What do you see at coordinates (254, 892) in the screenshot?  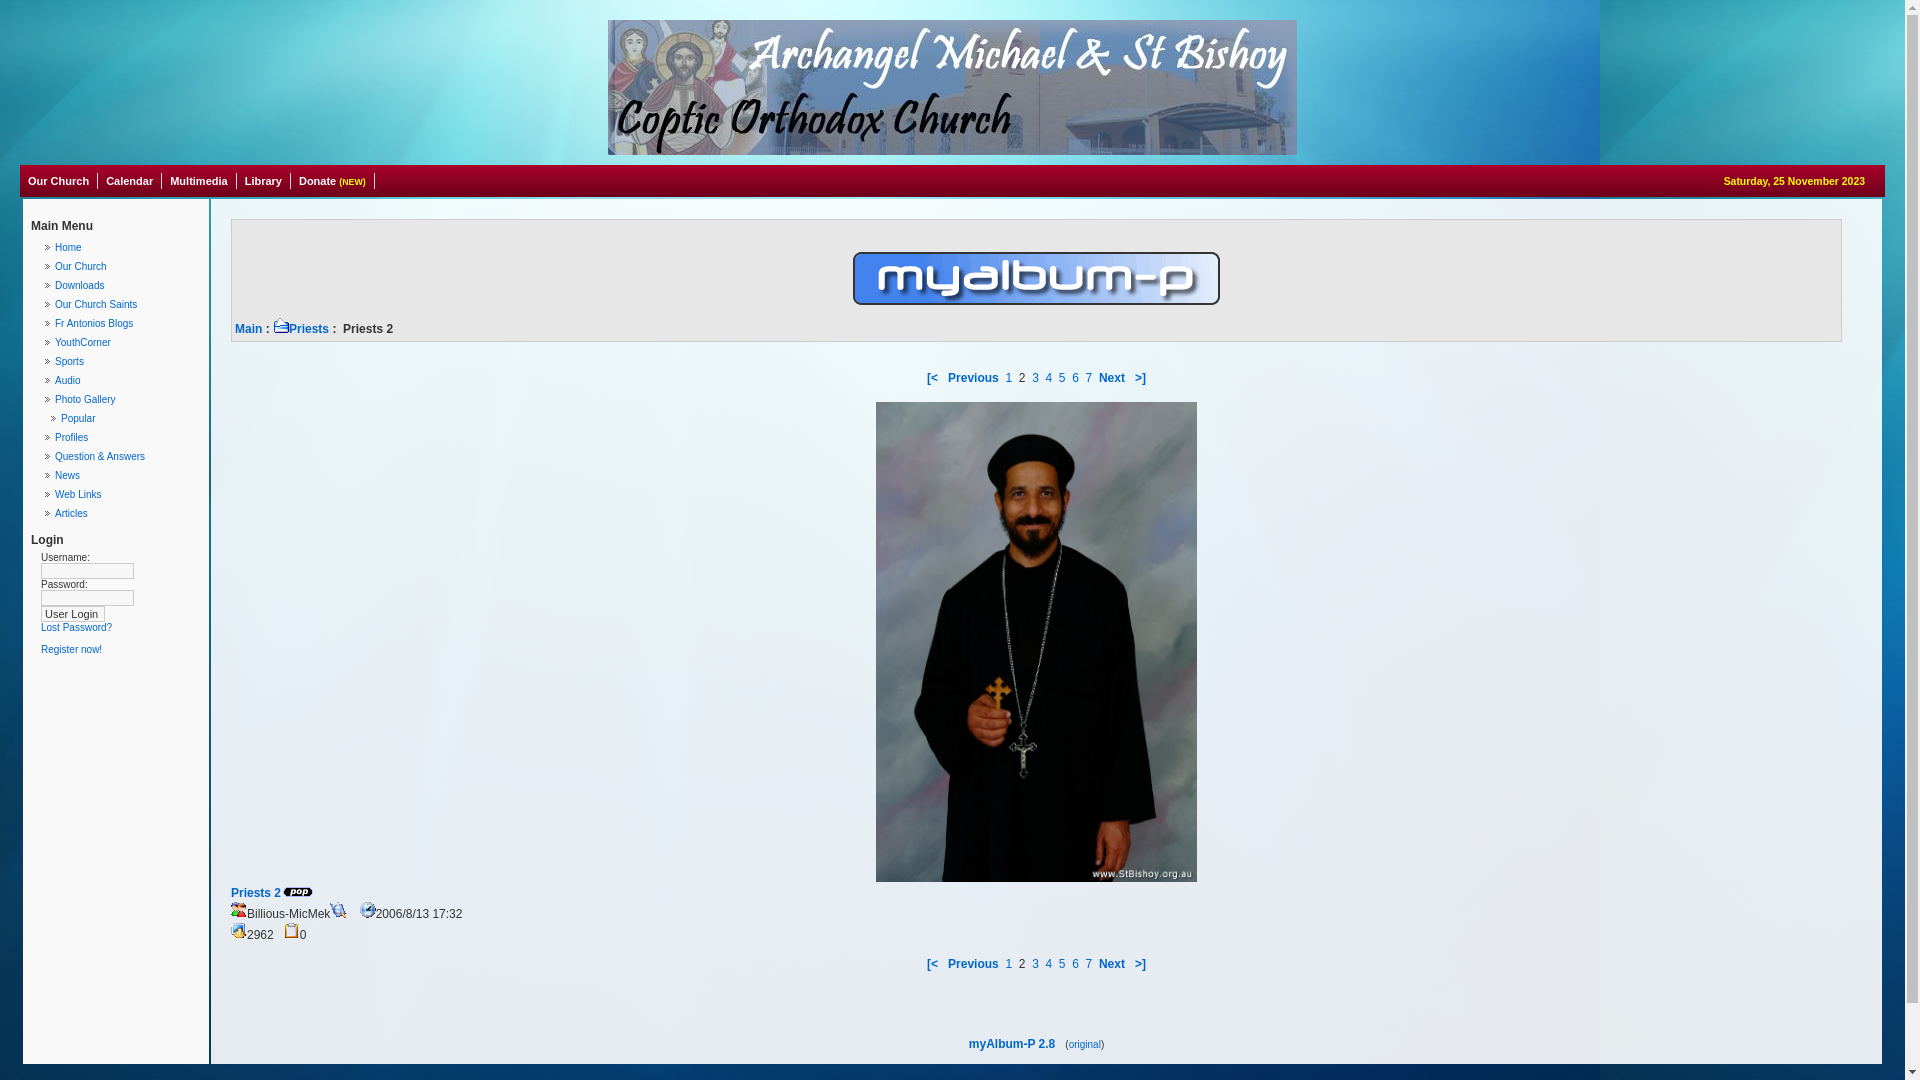 I see `'Priests 2'` at bounding box center [254, 892].